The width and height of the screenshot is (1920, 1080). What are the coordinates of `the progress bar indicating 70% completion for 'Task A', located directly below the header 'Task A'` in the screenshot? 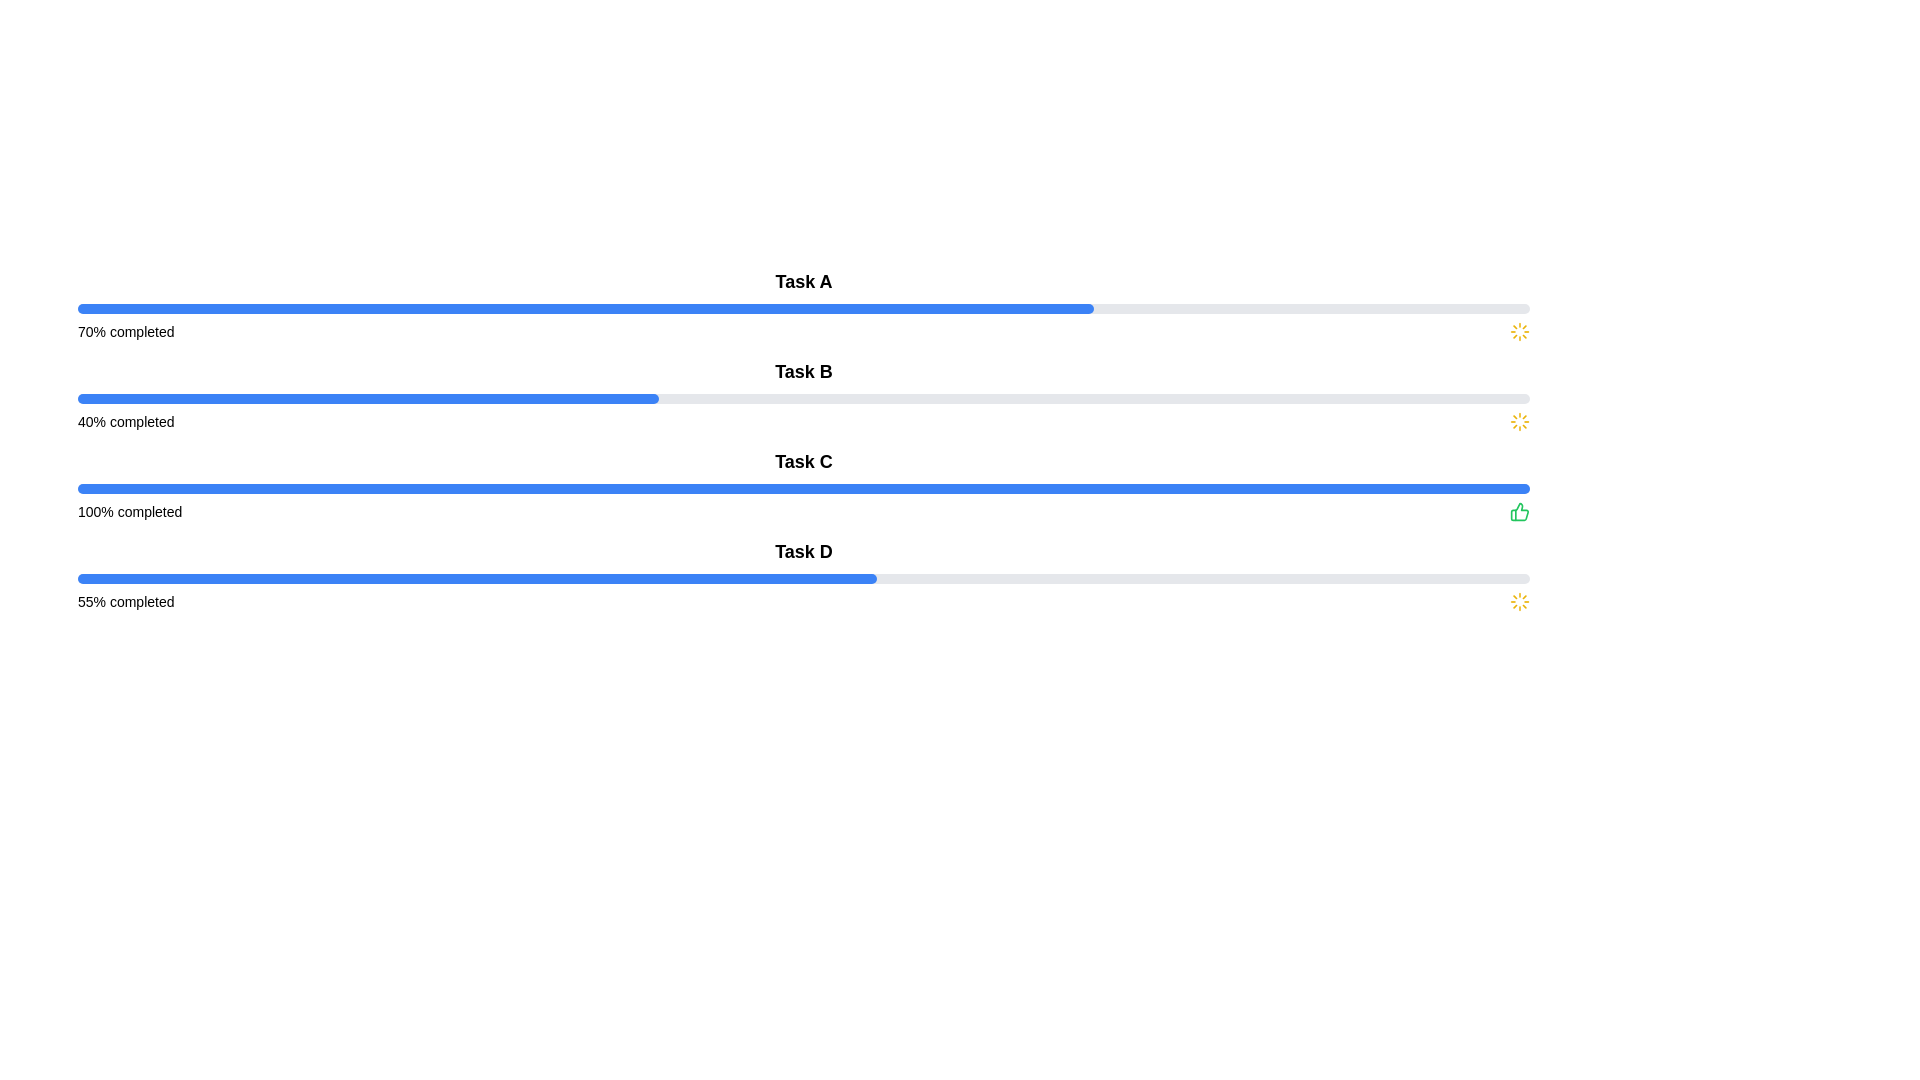 It's located at (804, 308).